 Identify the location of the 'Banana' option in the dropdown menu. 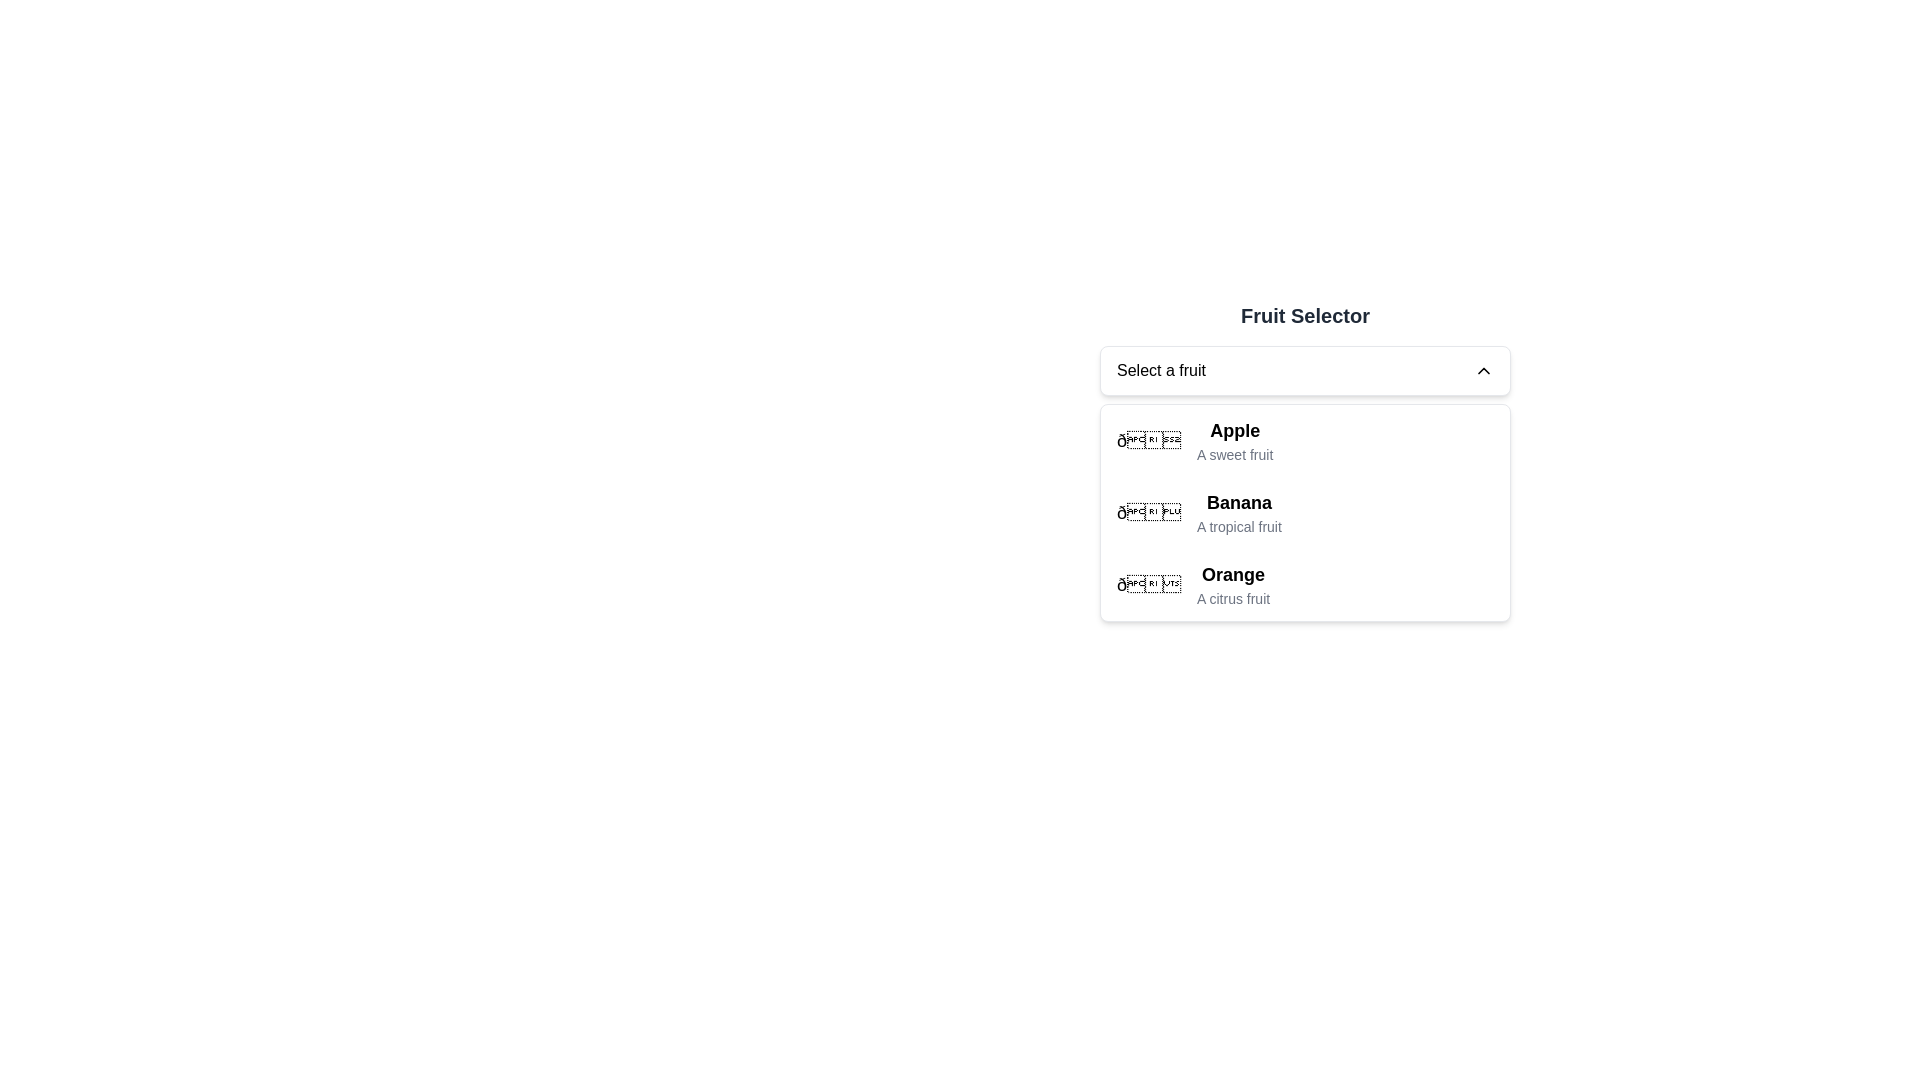
(1305, 512).